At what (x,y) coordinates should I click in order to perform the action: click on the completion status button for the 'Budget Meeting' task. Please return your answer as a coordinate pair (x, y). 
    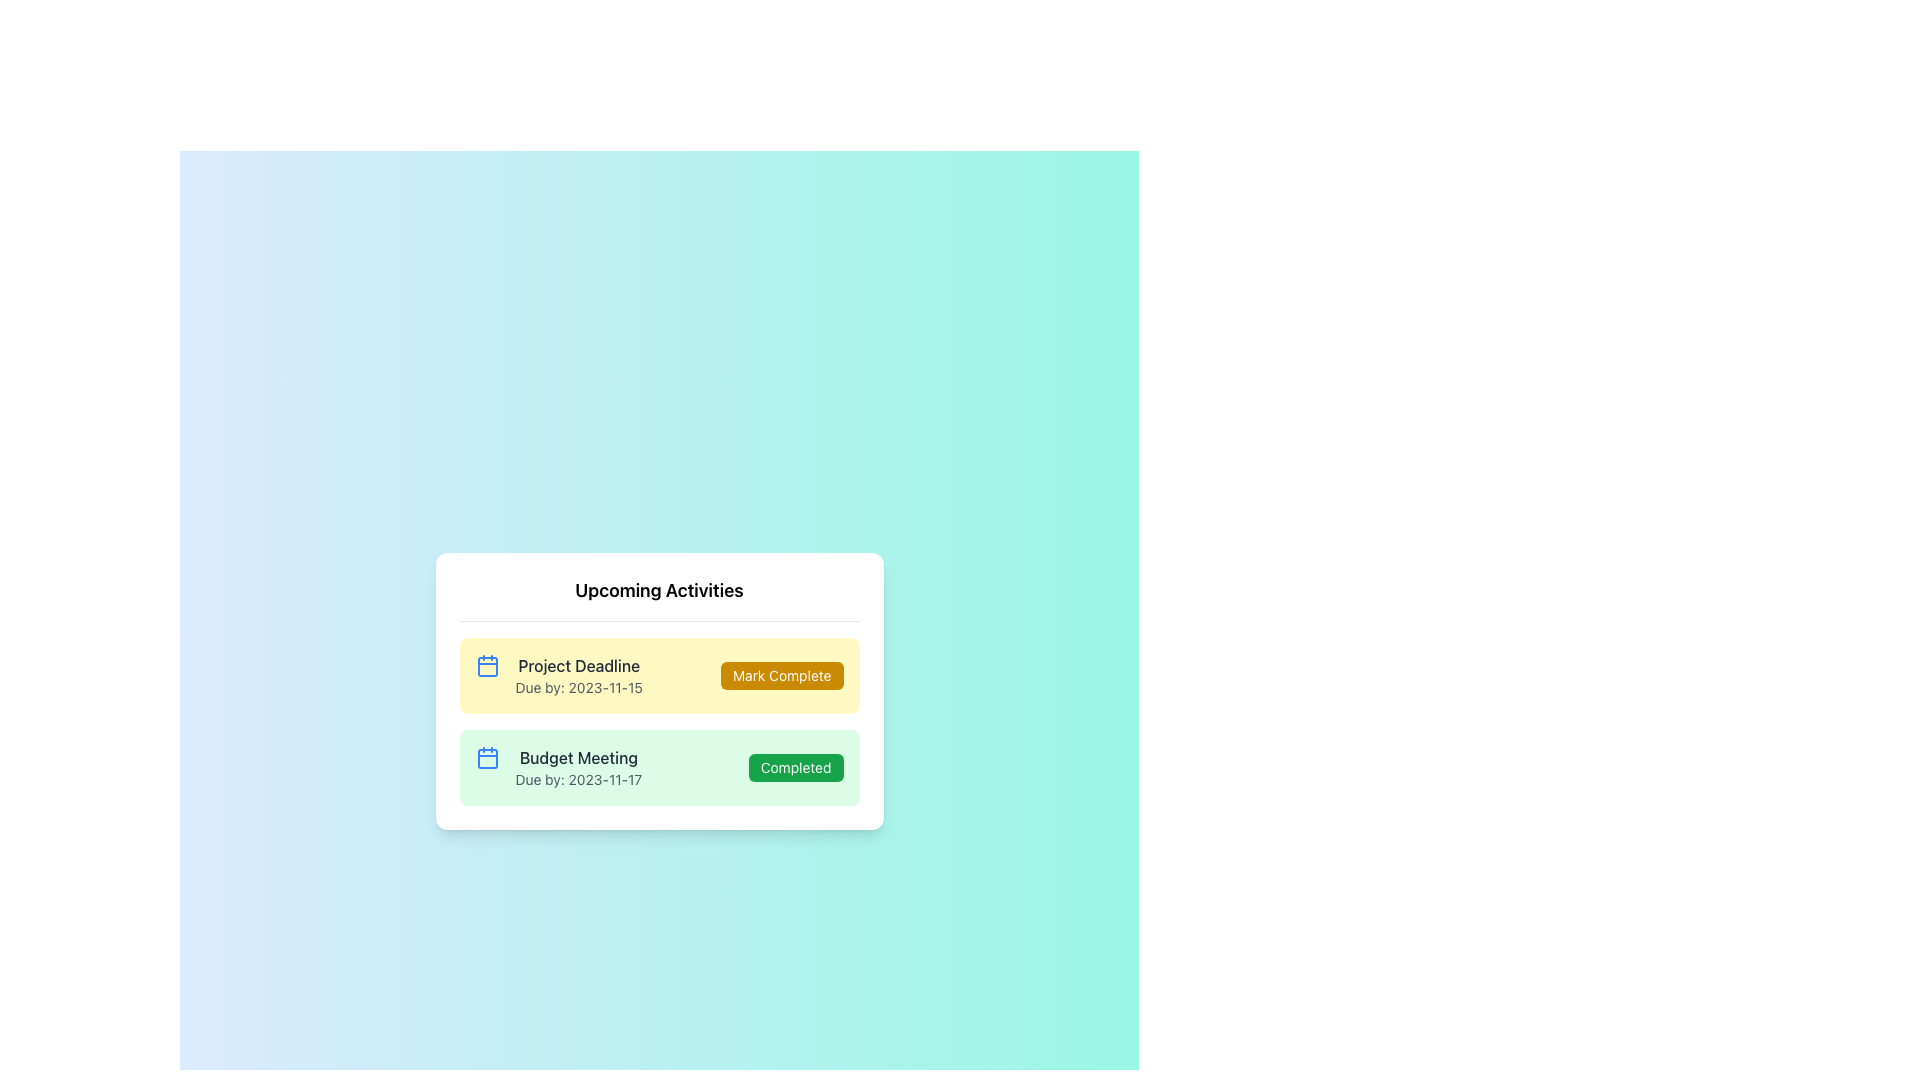
    Looking at the image, I should click on (795, 766).